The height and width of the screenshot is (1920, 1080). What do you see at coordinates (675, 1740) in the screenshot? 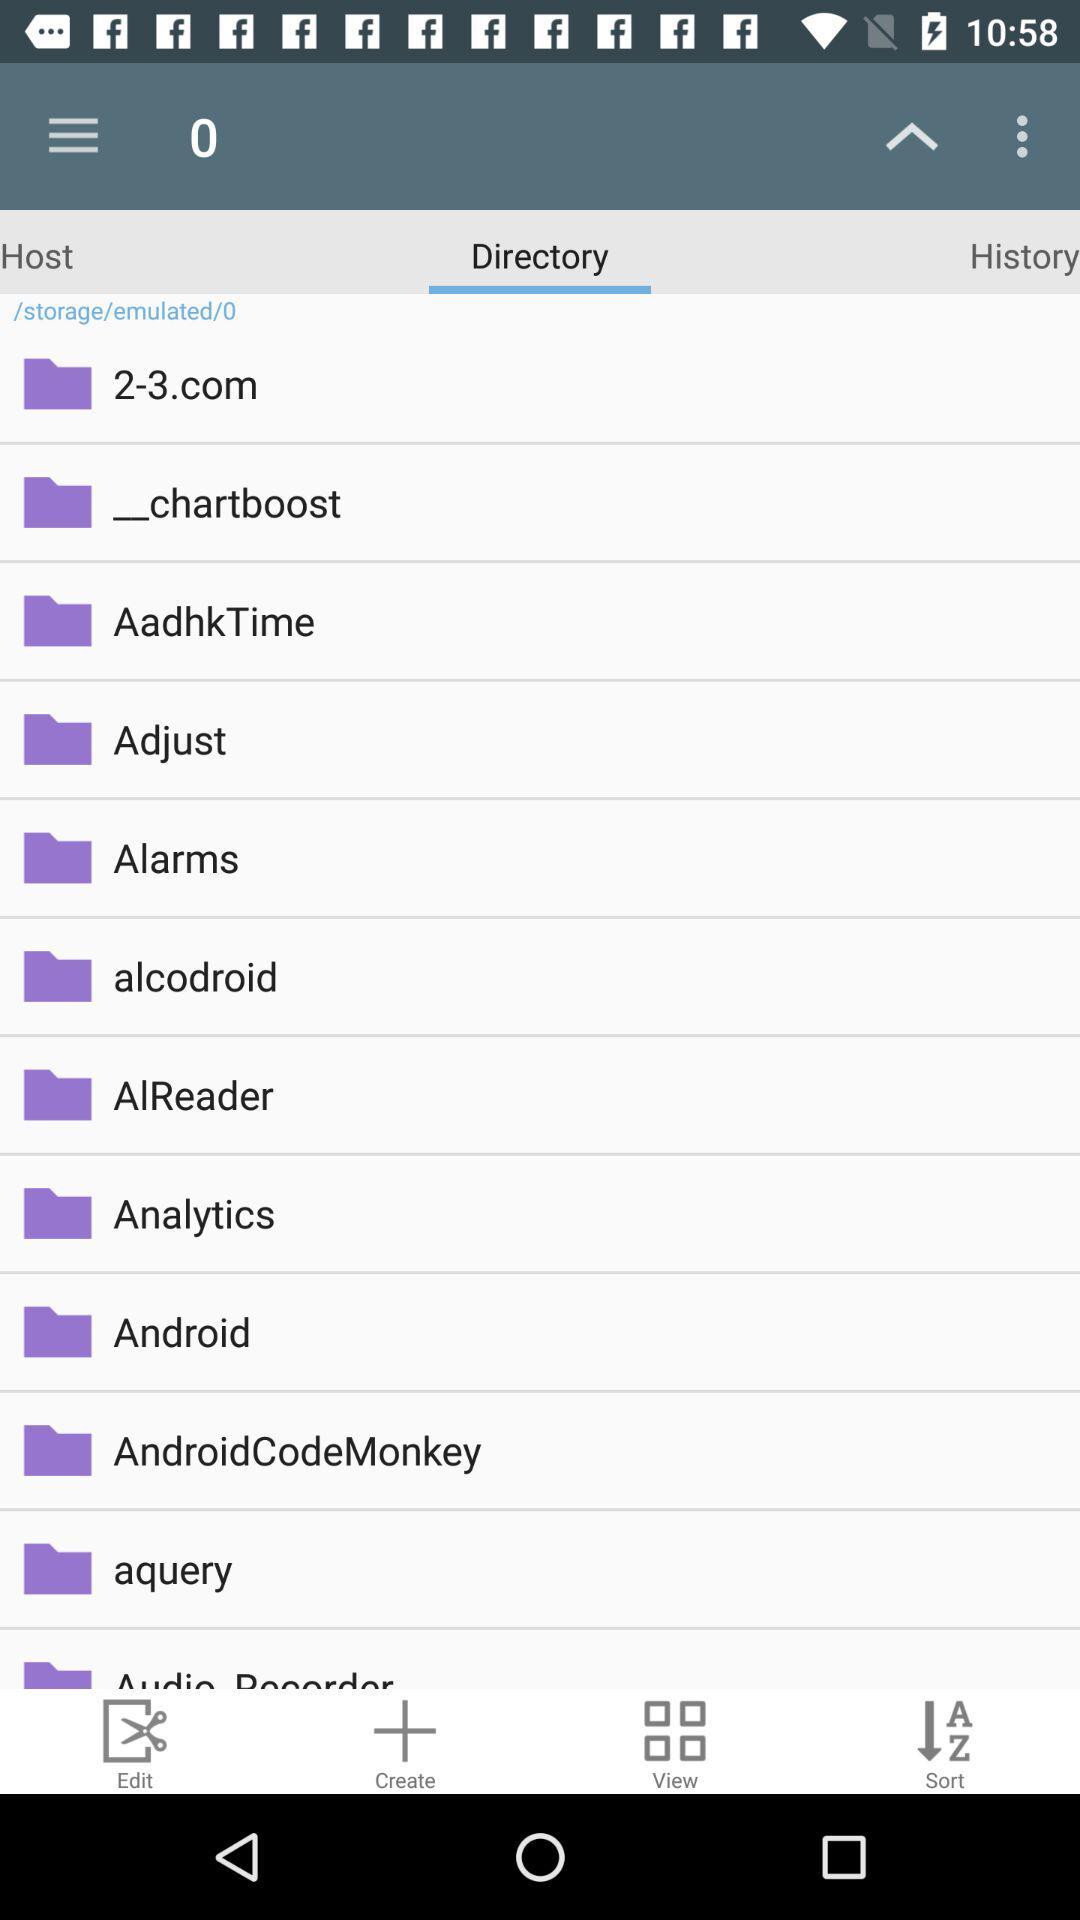
I see `change layout` at bounding box center [675, 1740].